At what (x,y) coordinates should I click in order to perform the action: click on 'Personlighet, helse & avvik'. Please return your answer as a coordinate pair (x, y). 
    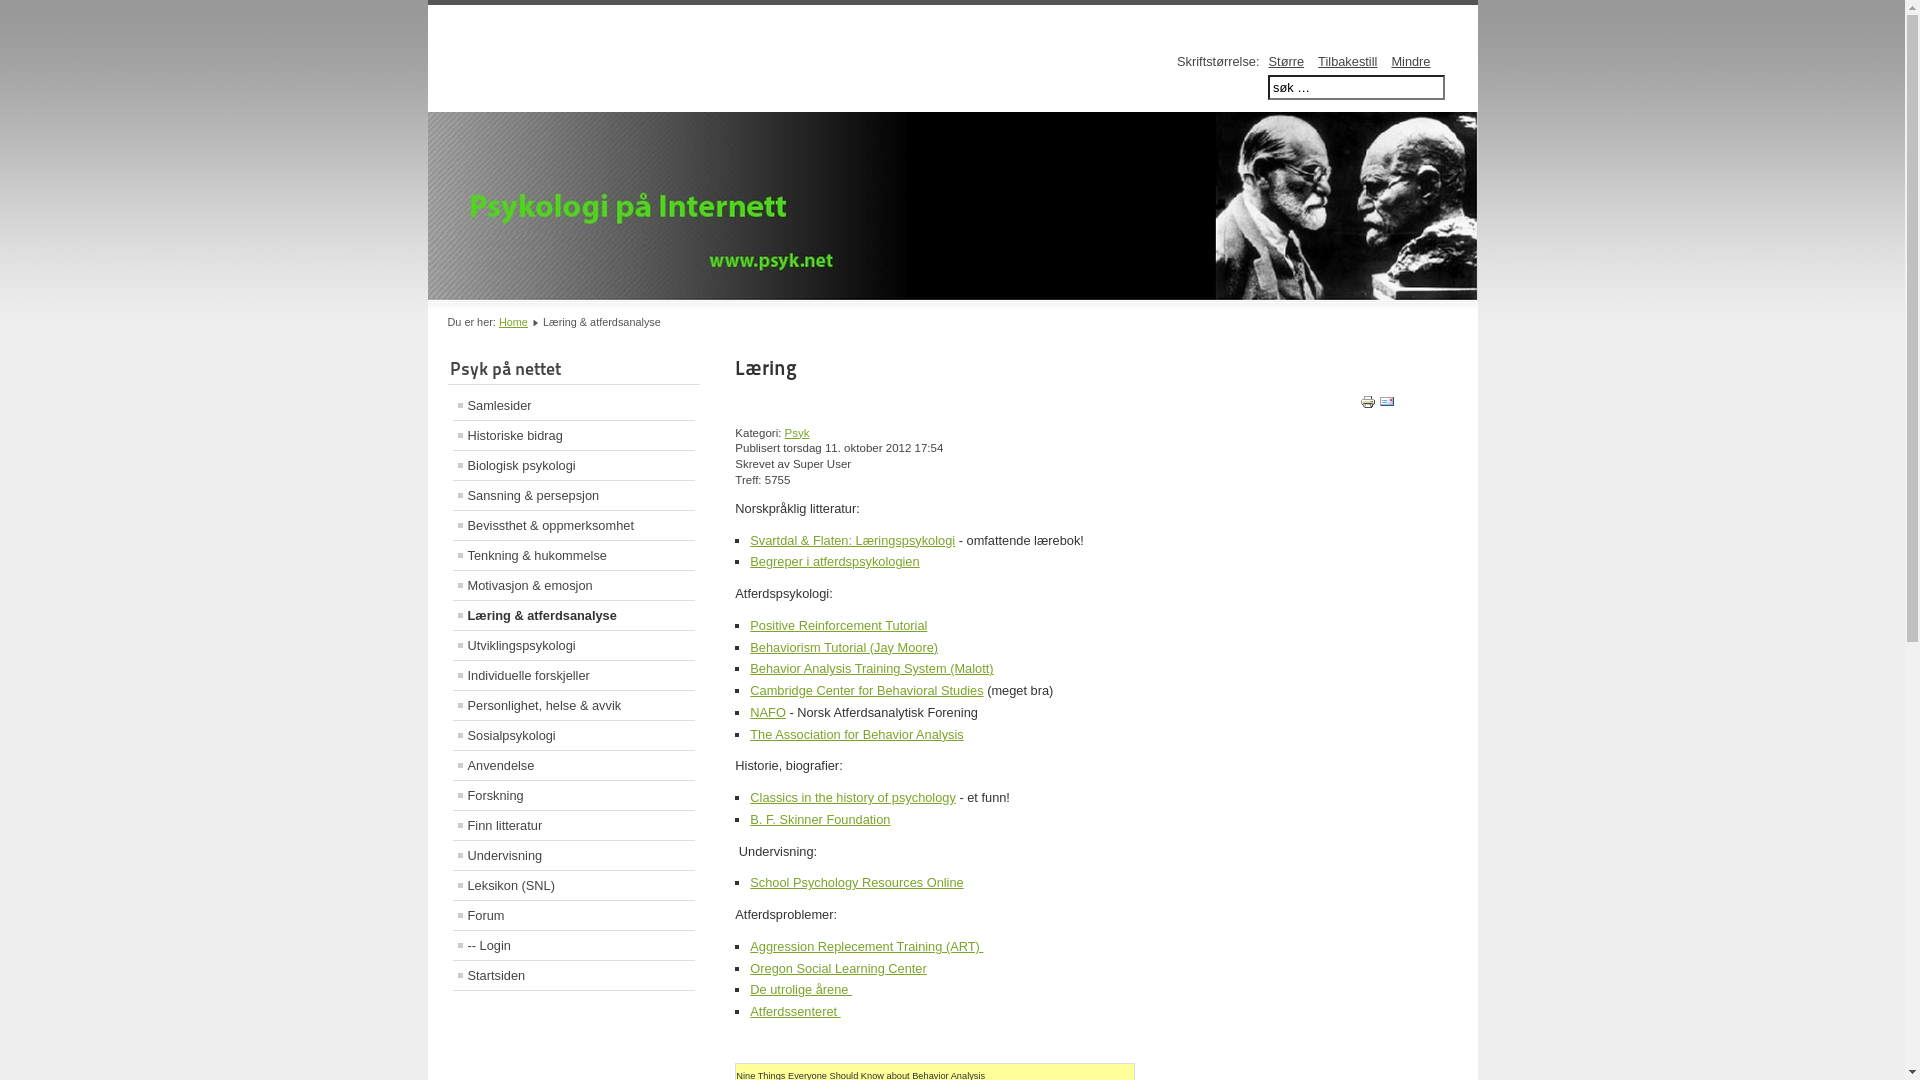
    Looking at the image, I should click on (572, 704).